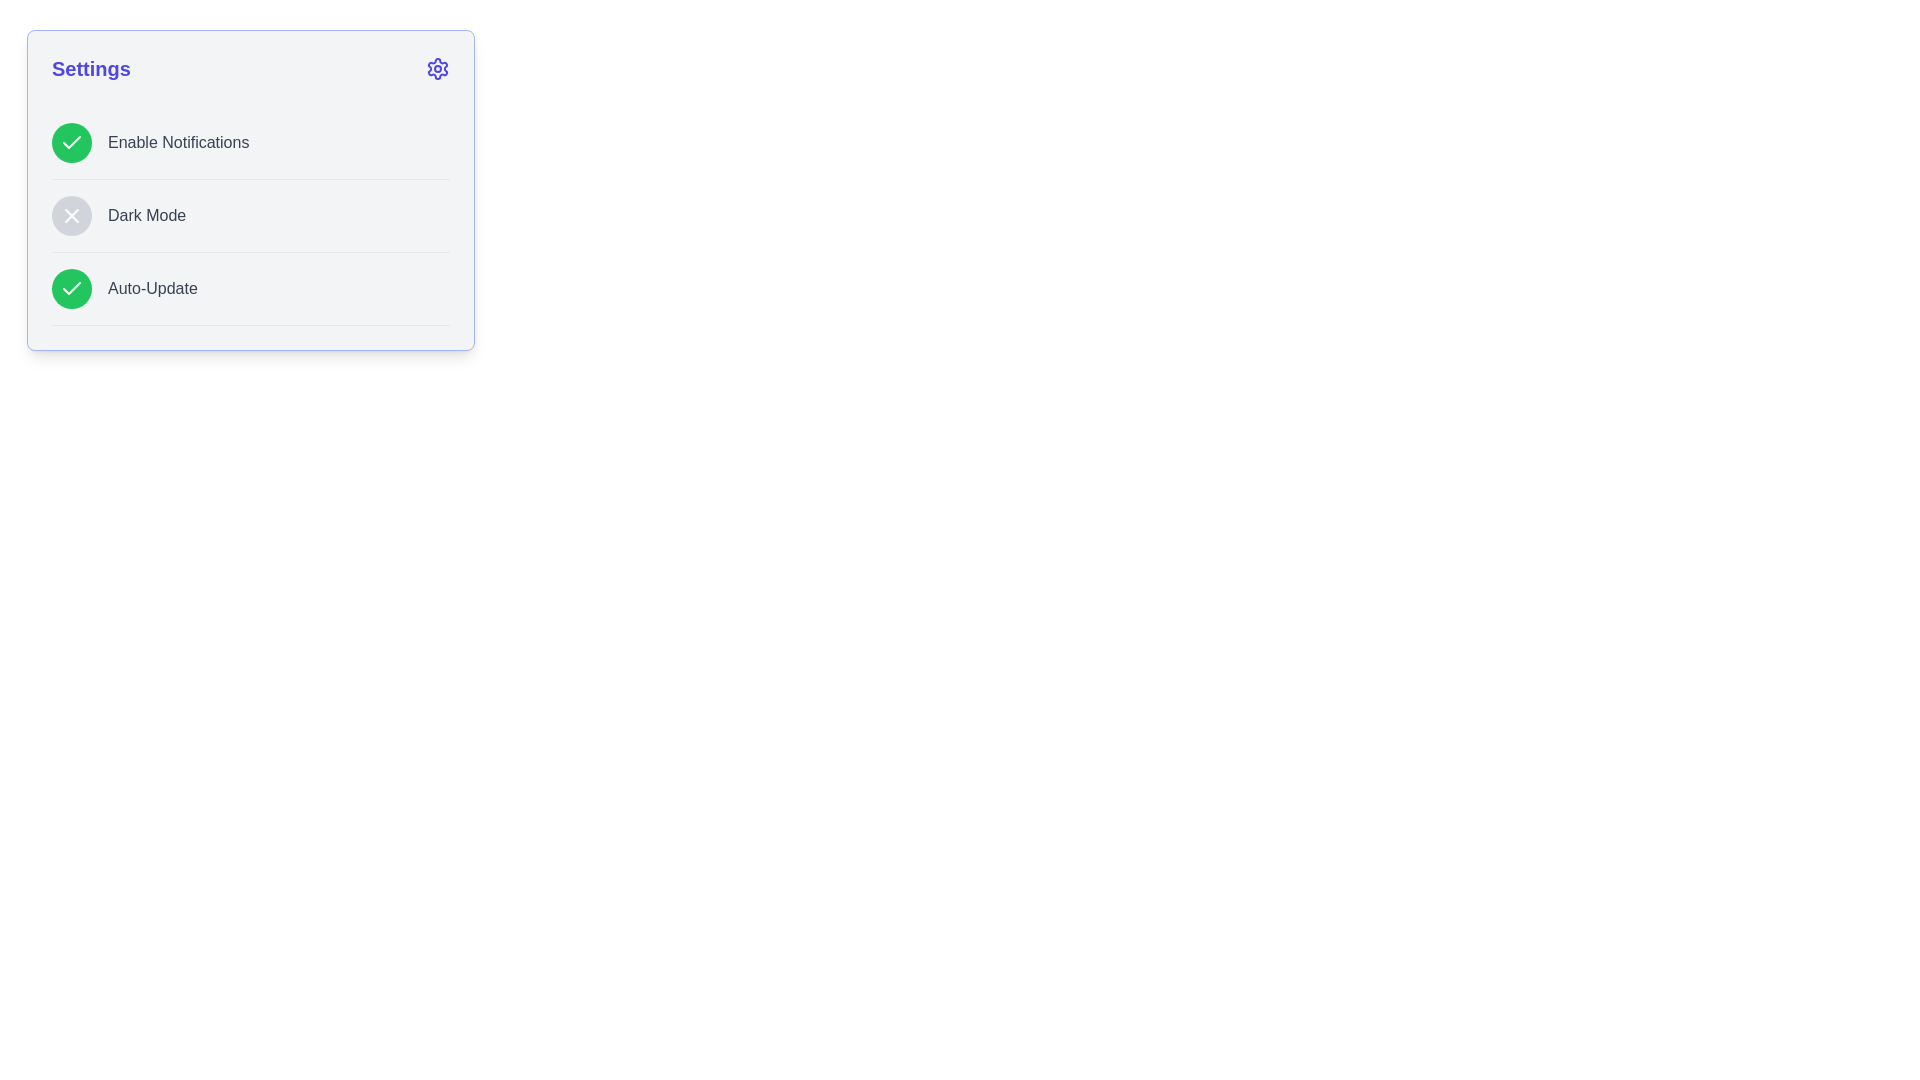 This screenshot has height=1080, width=1920. Describe the element at coordinates (436, 68) in the screenshot. I see `the settings icon in the top-right corner of the SettingsPanel` at that location.